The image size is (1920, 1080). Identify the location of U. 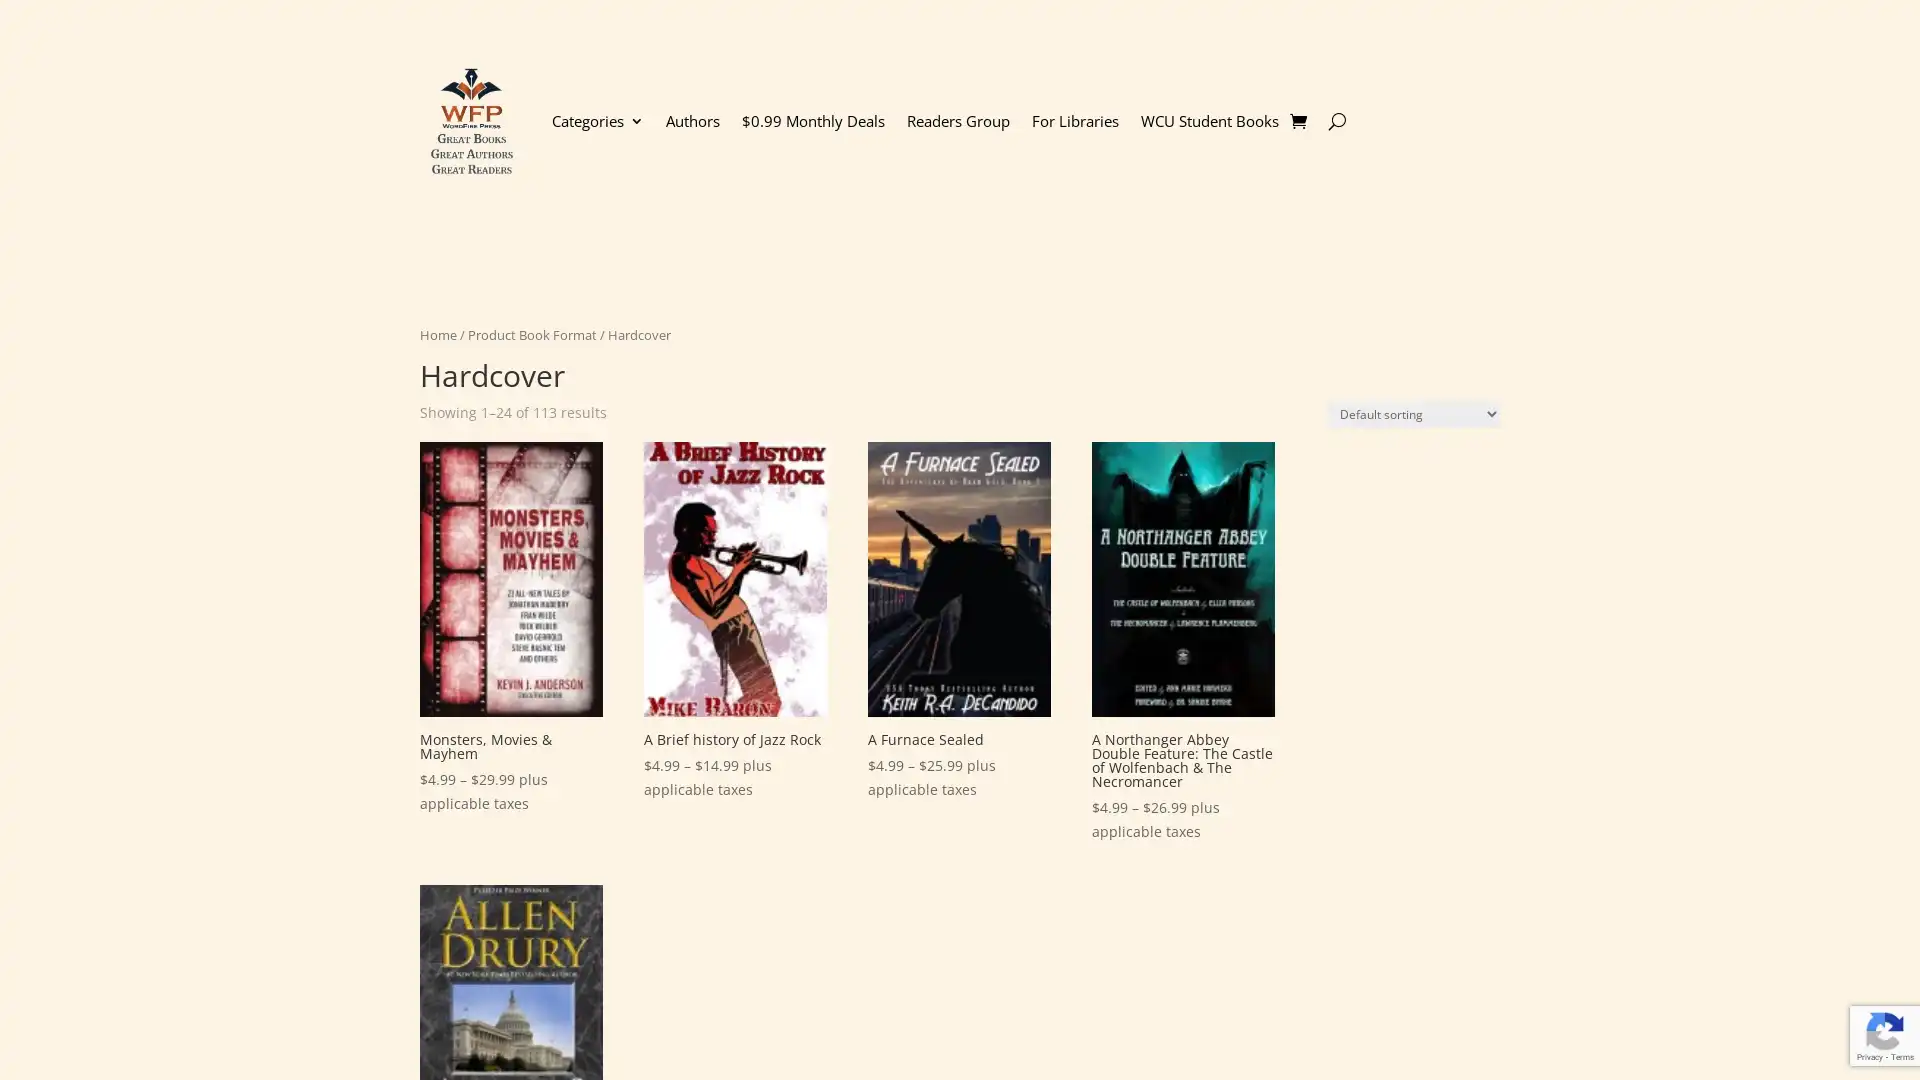
(1336, 120).